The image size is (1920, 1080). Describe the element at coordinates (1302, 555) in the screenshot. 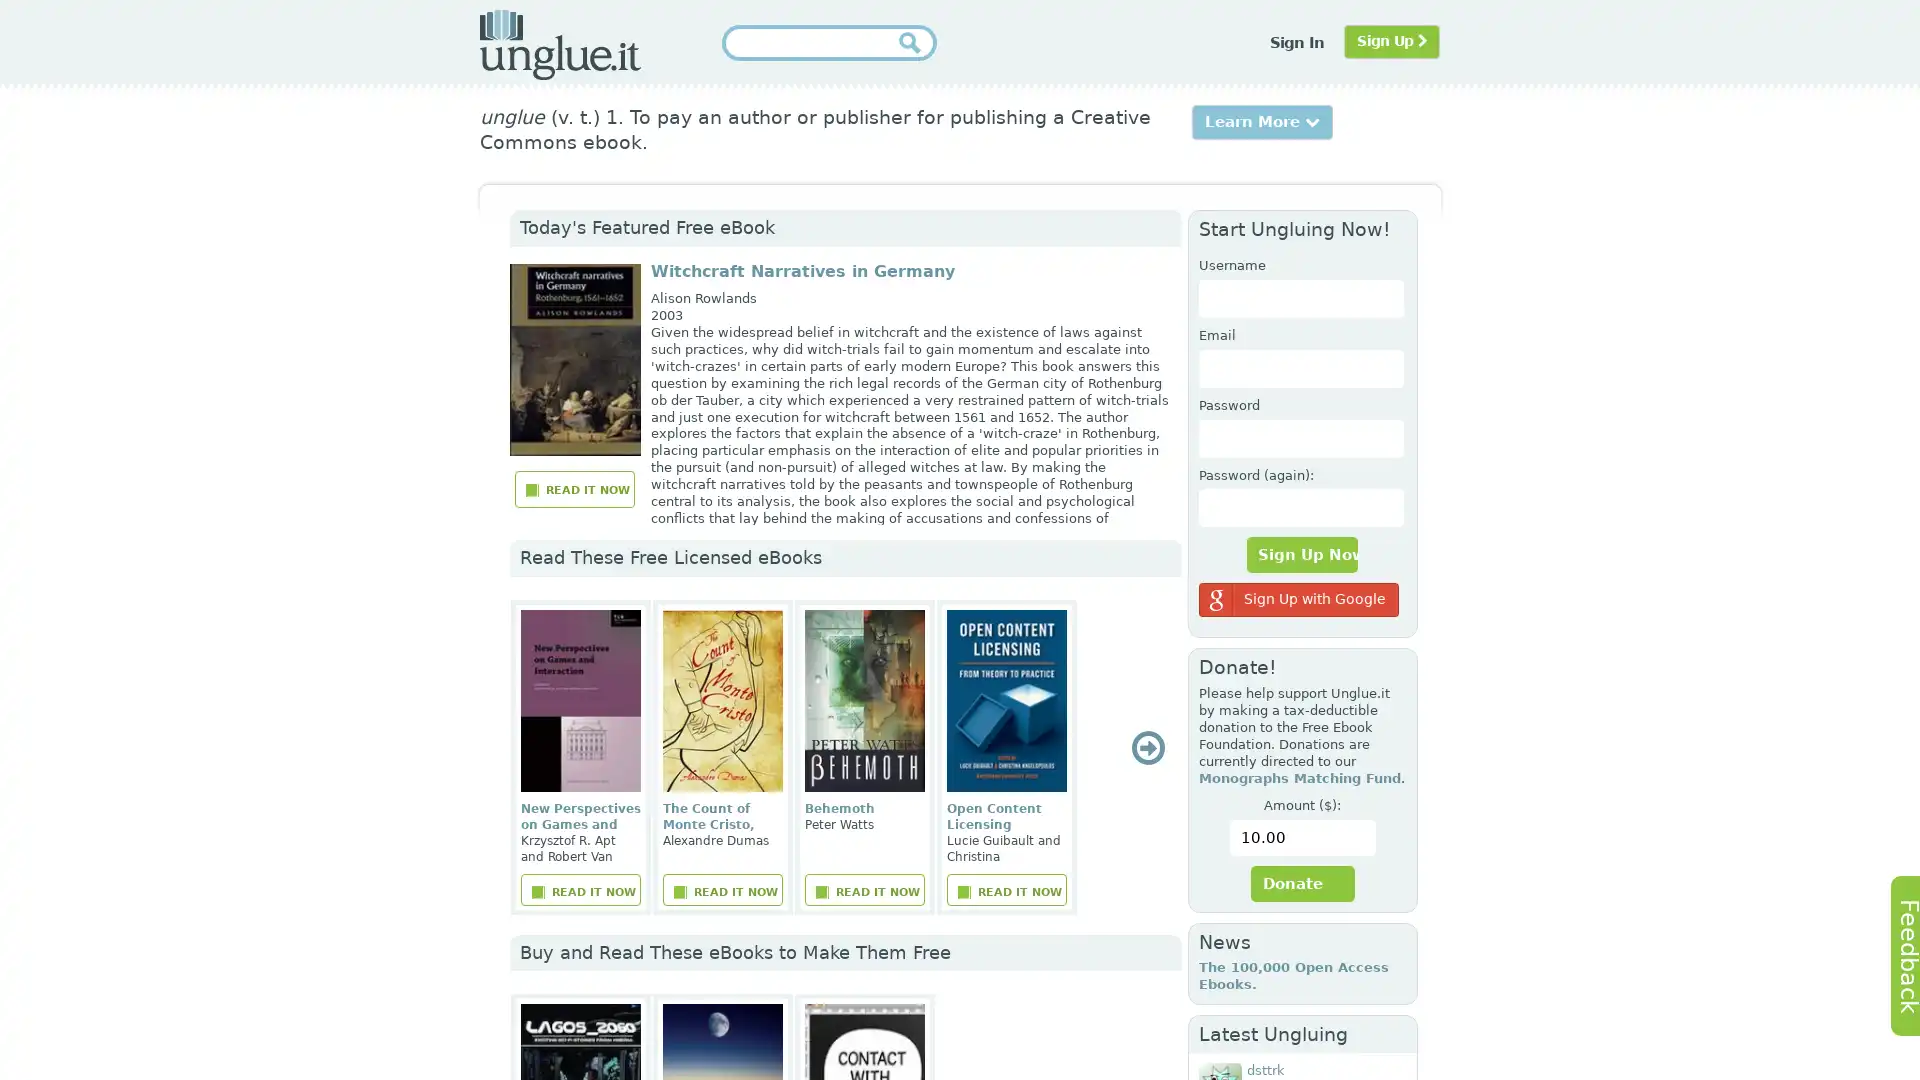

I see `Sign Up Now` at that location.